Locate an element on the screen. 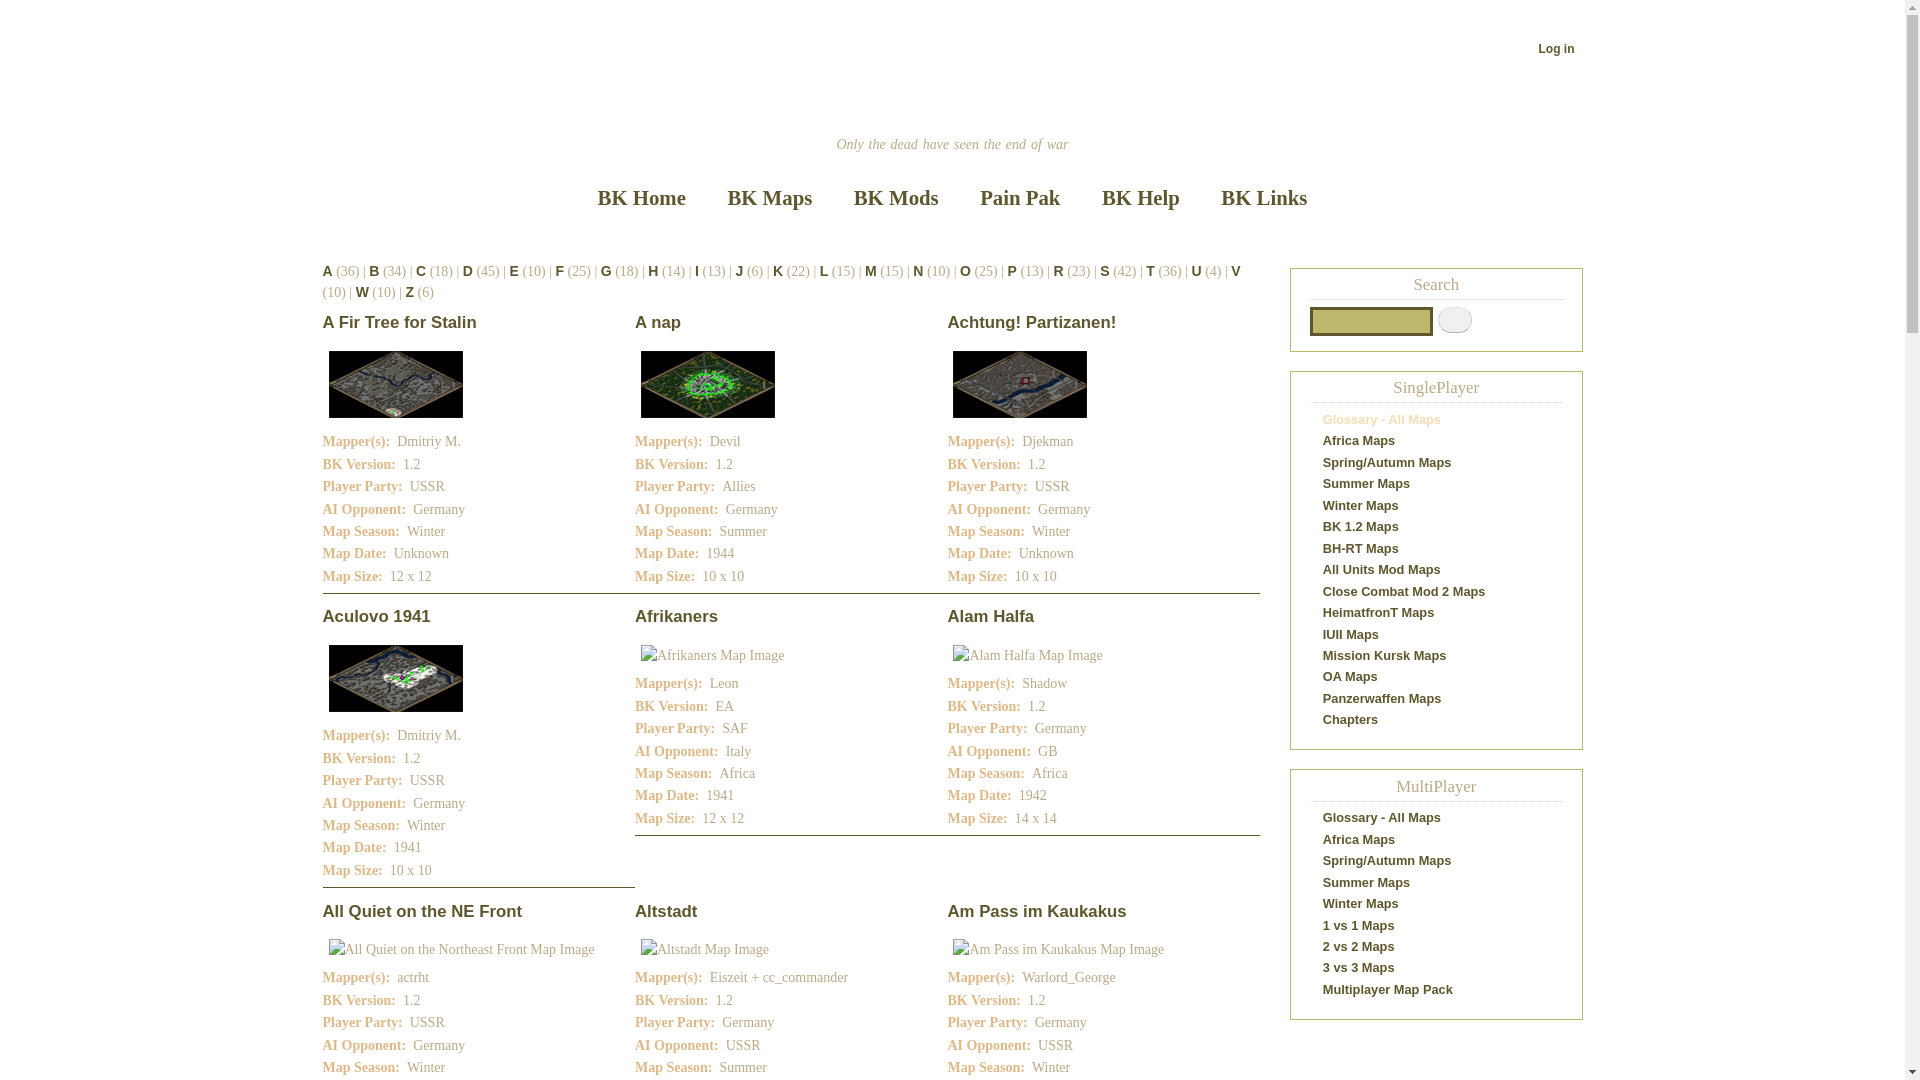 The width and height of the screenshot is (1920, 1080). 'C' is located at coordinates (420, 270).